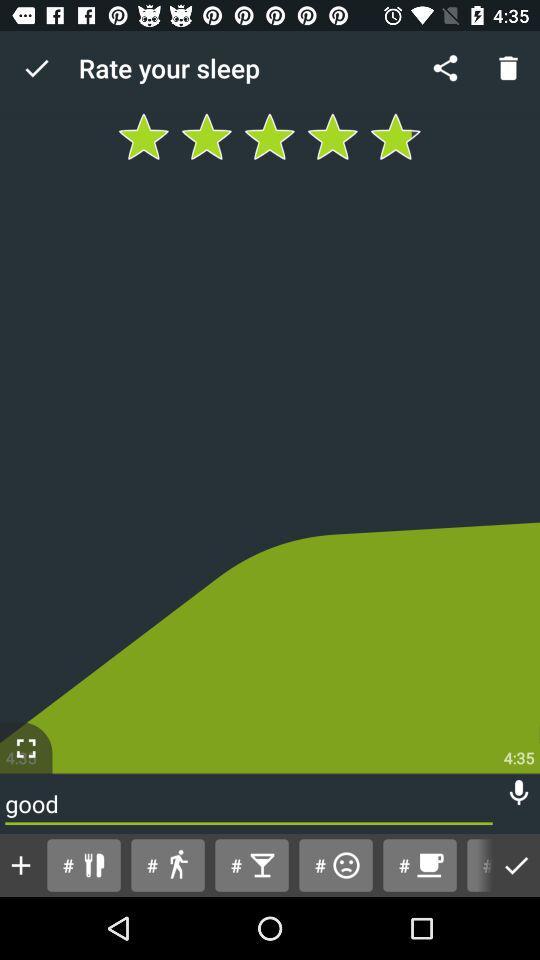 The image size is (540, 960). I want to click on button next to # item, so click(476, 864).